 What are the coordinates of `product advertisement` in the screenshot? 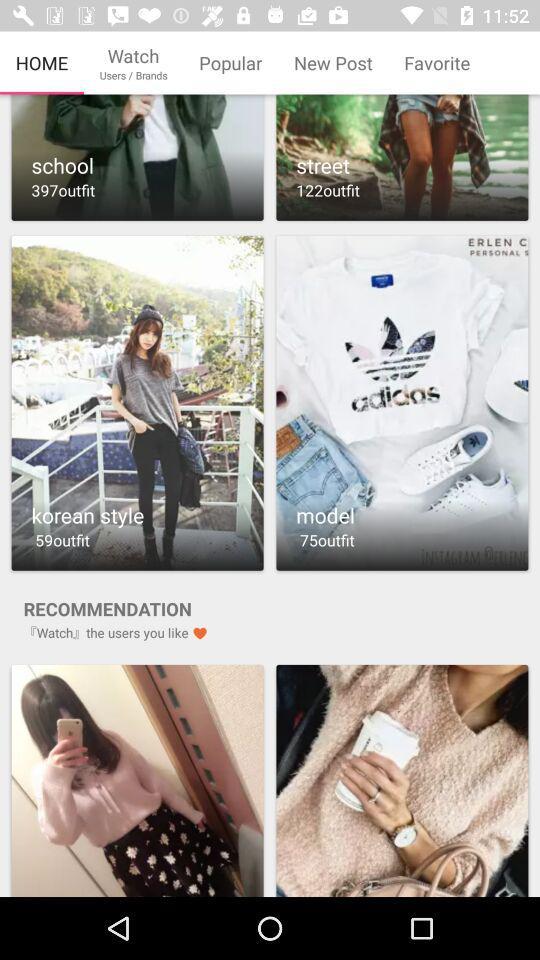 It's located at (402, 779).